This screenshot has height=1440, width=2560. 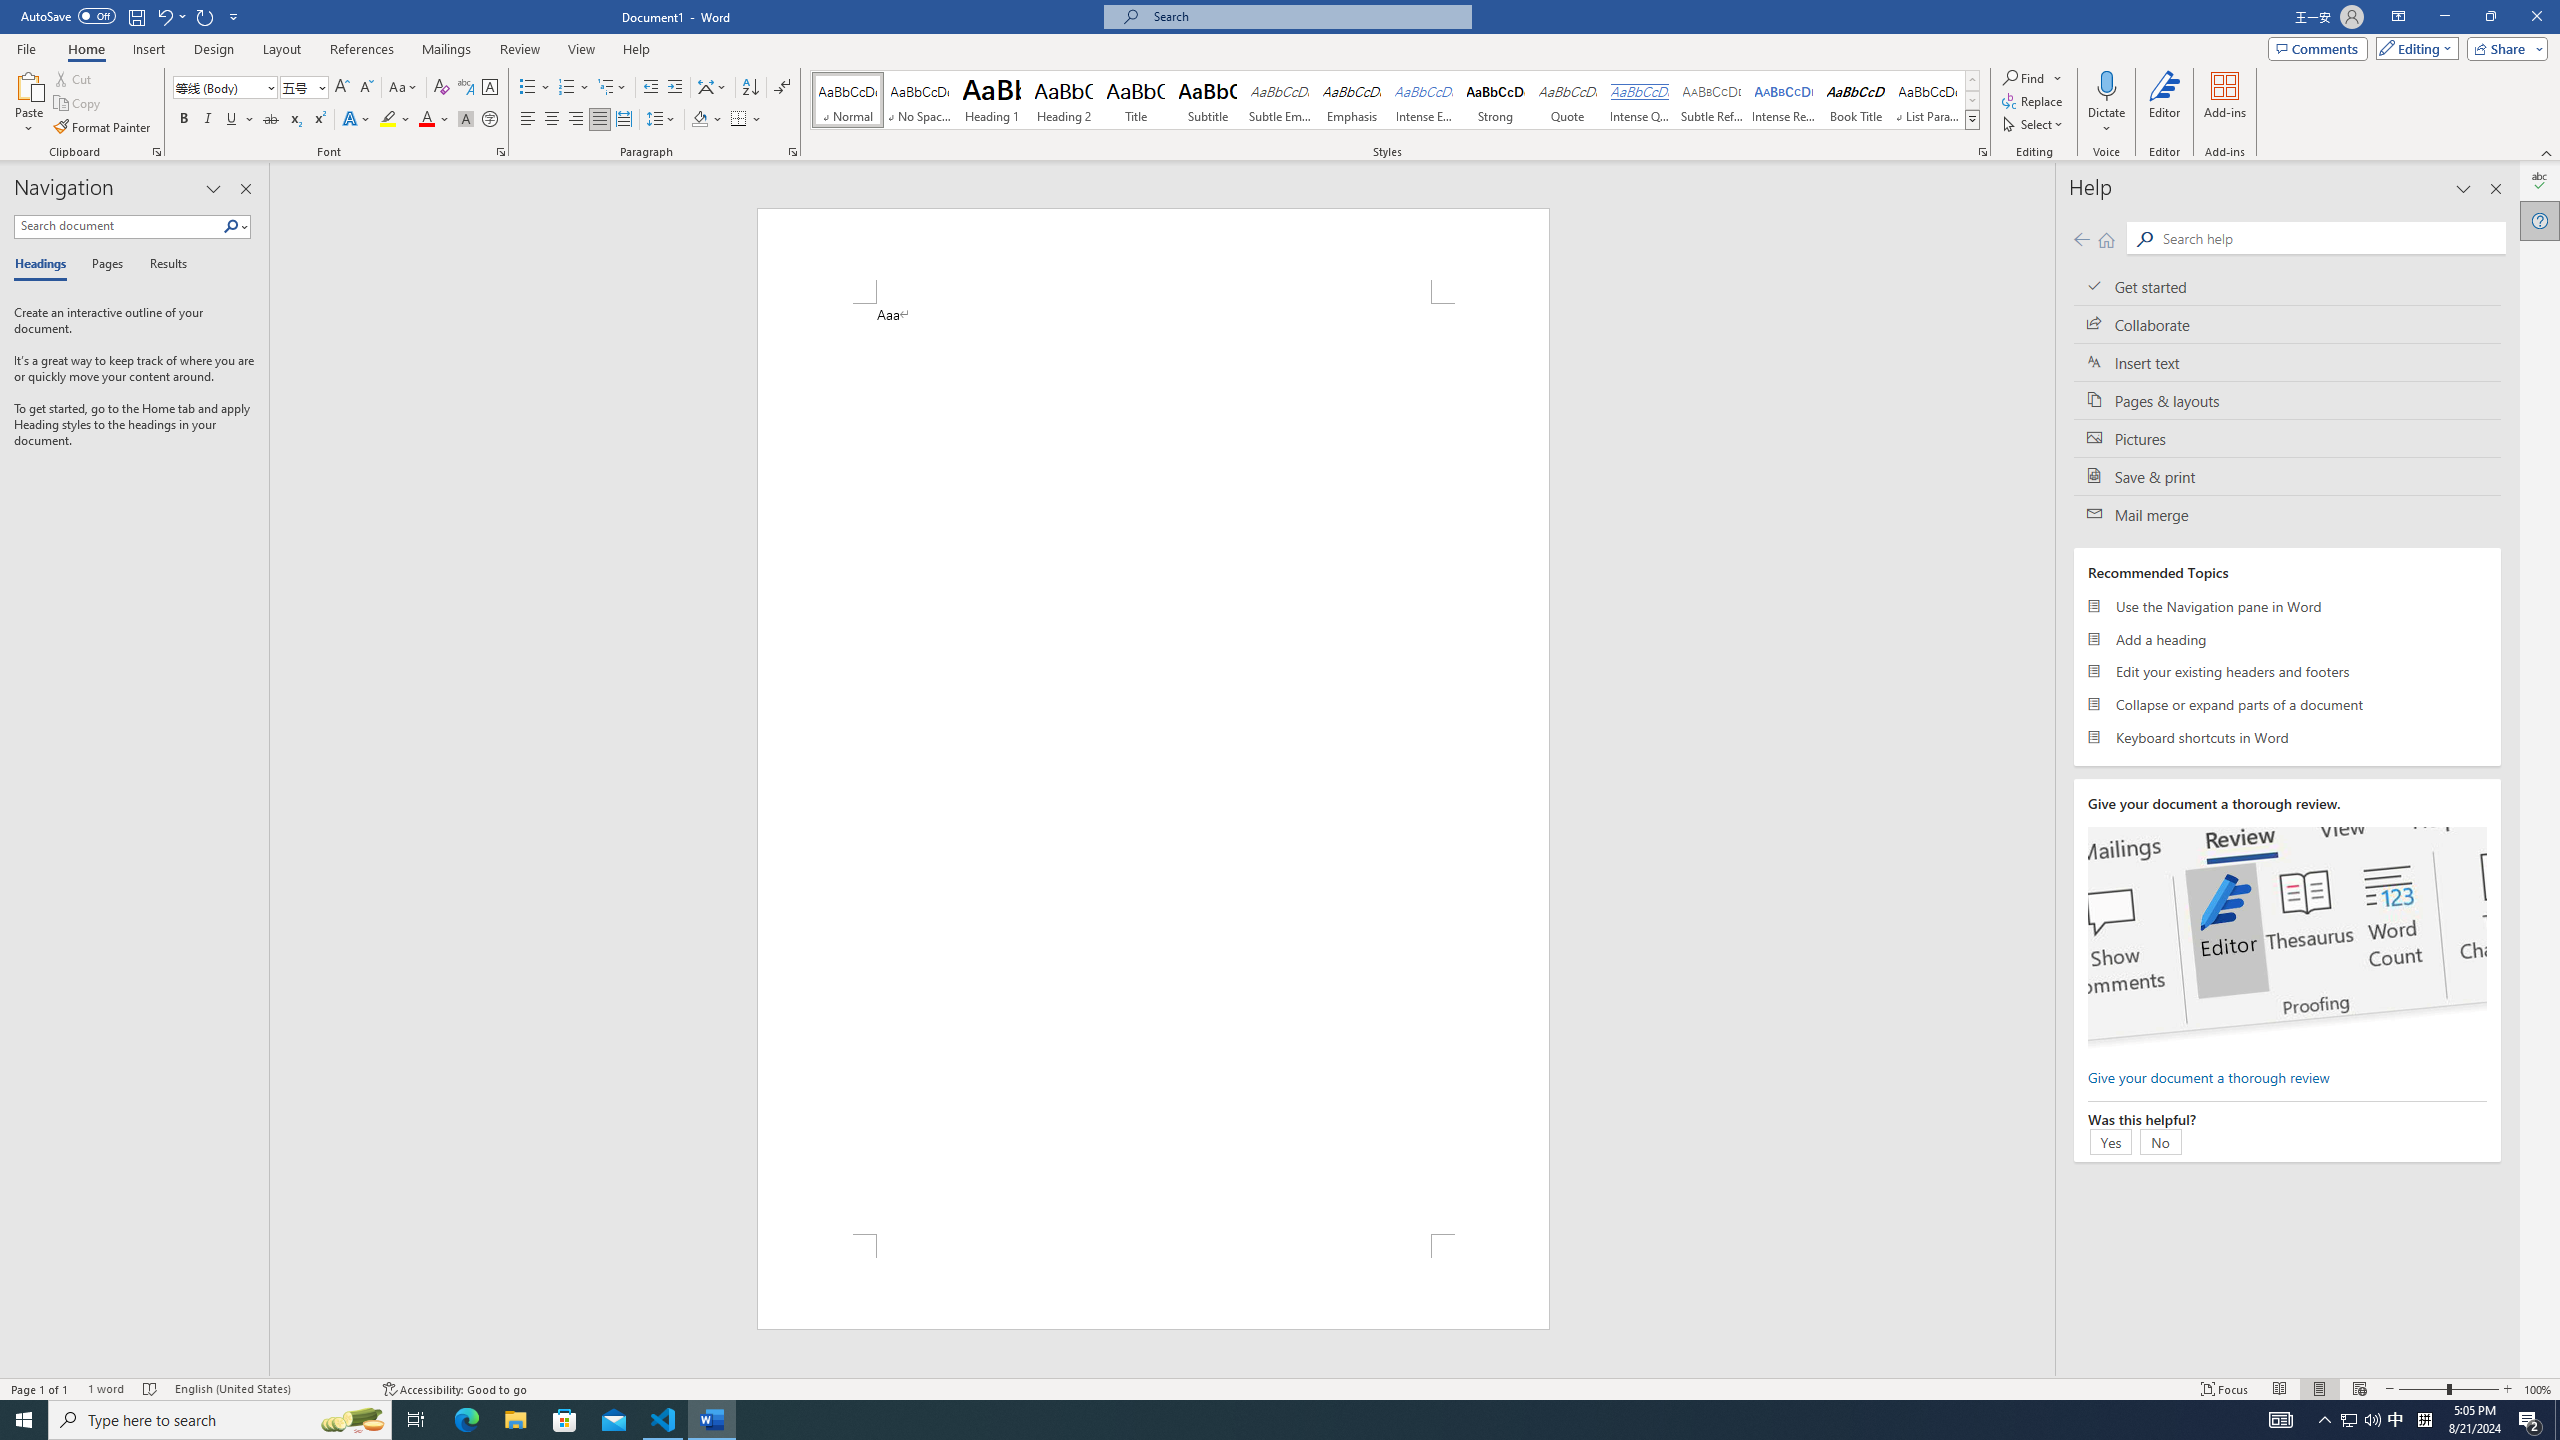 I want to click on 'Replace...', so click(x=2033, y=99).